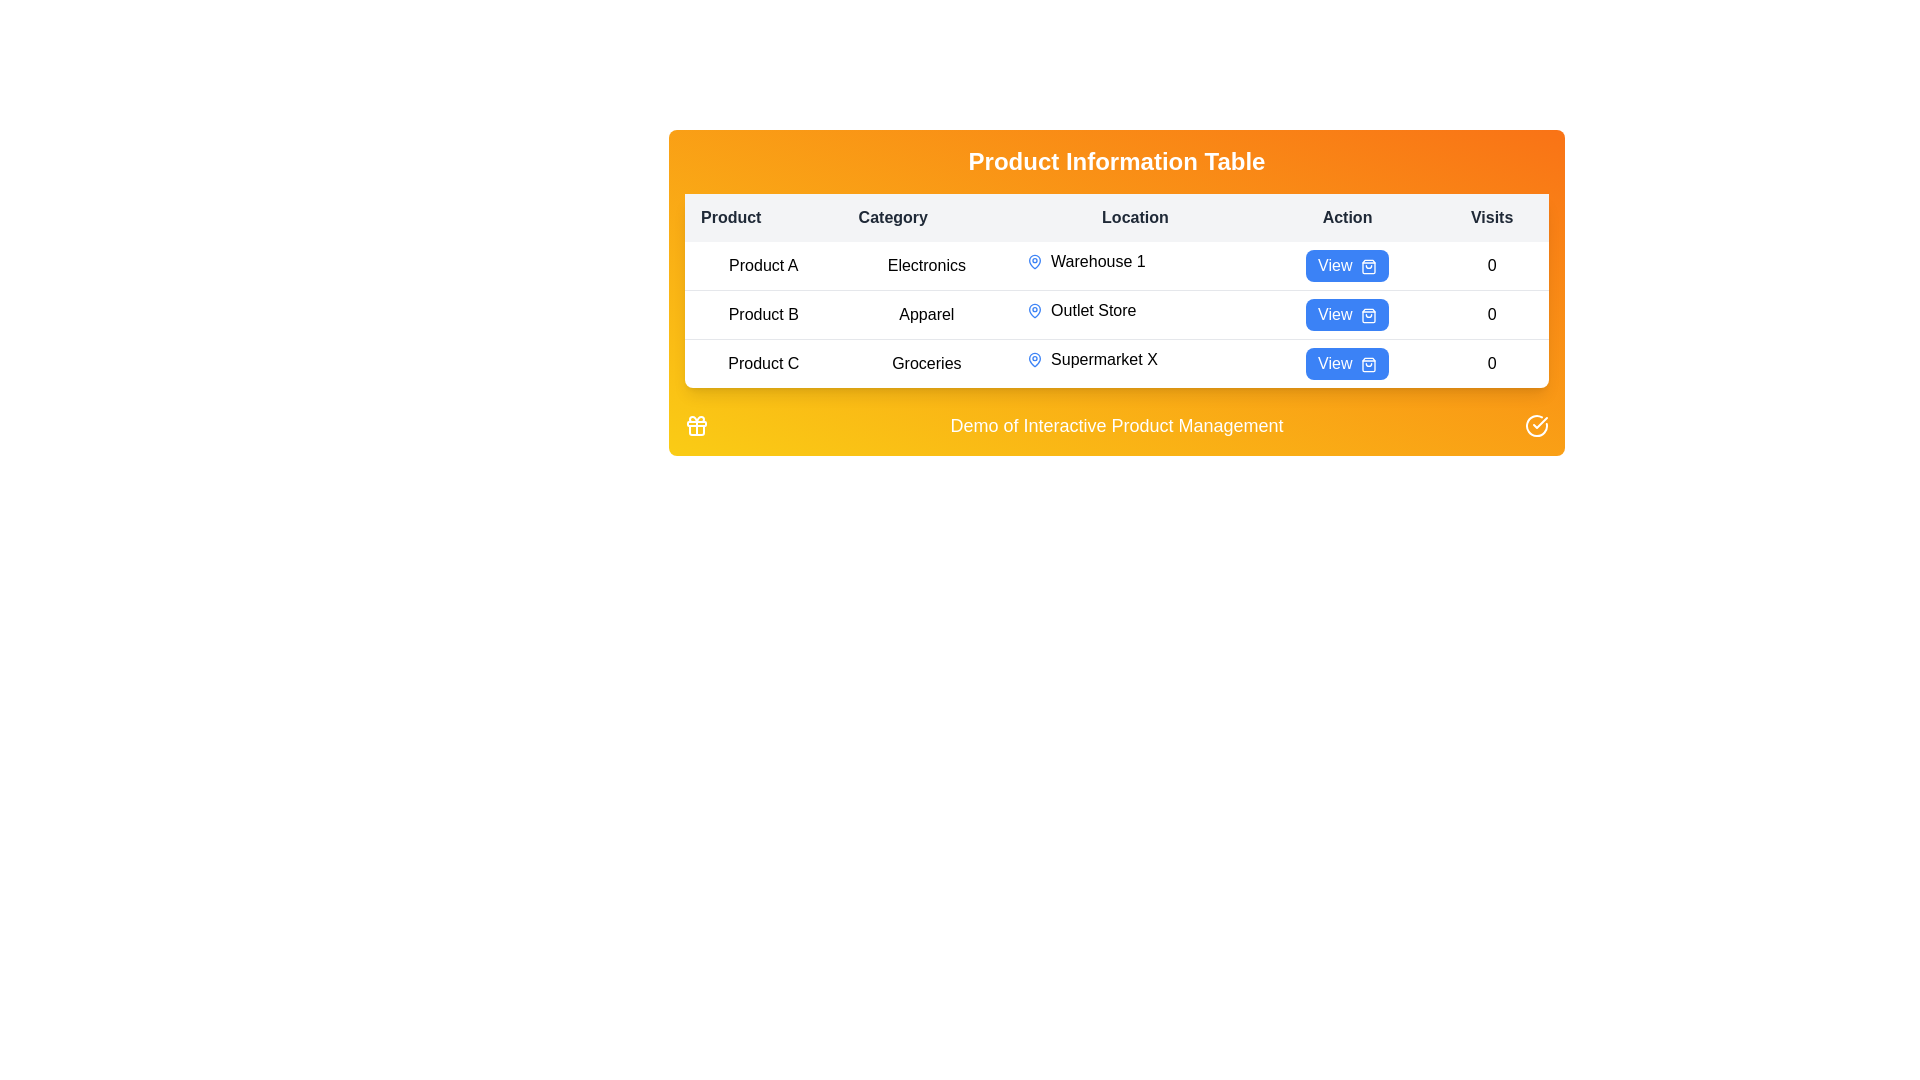 This screenshot has width=1920, height=1080. I want to click on the 'Groceries' text label in the 'Category' column of the table, which is displayed in standard weight black text on a white background, so click(925, 363).